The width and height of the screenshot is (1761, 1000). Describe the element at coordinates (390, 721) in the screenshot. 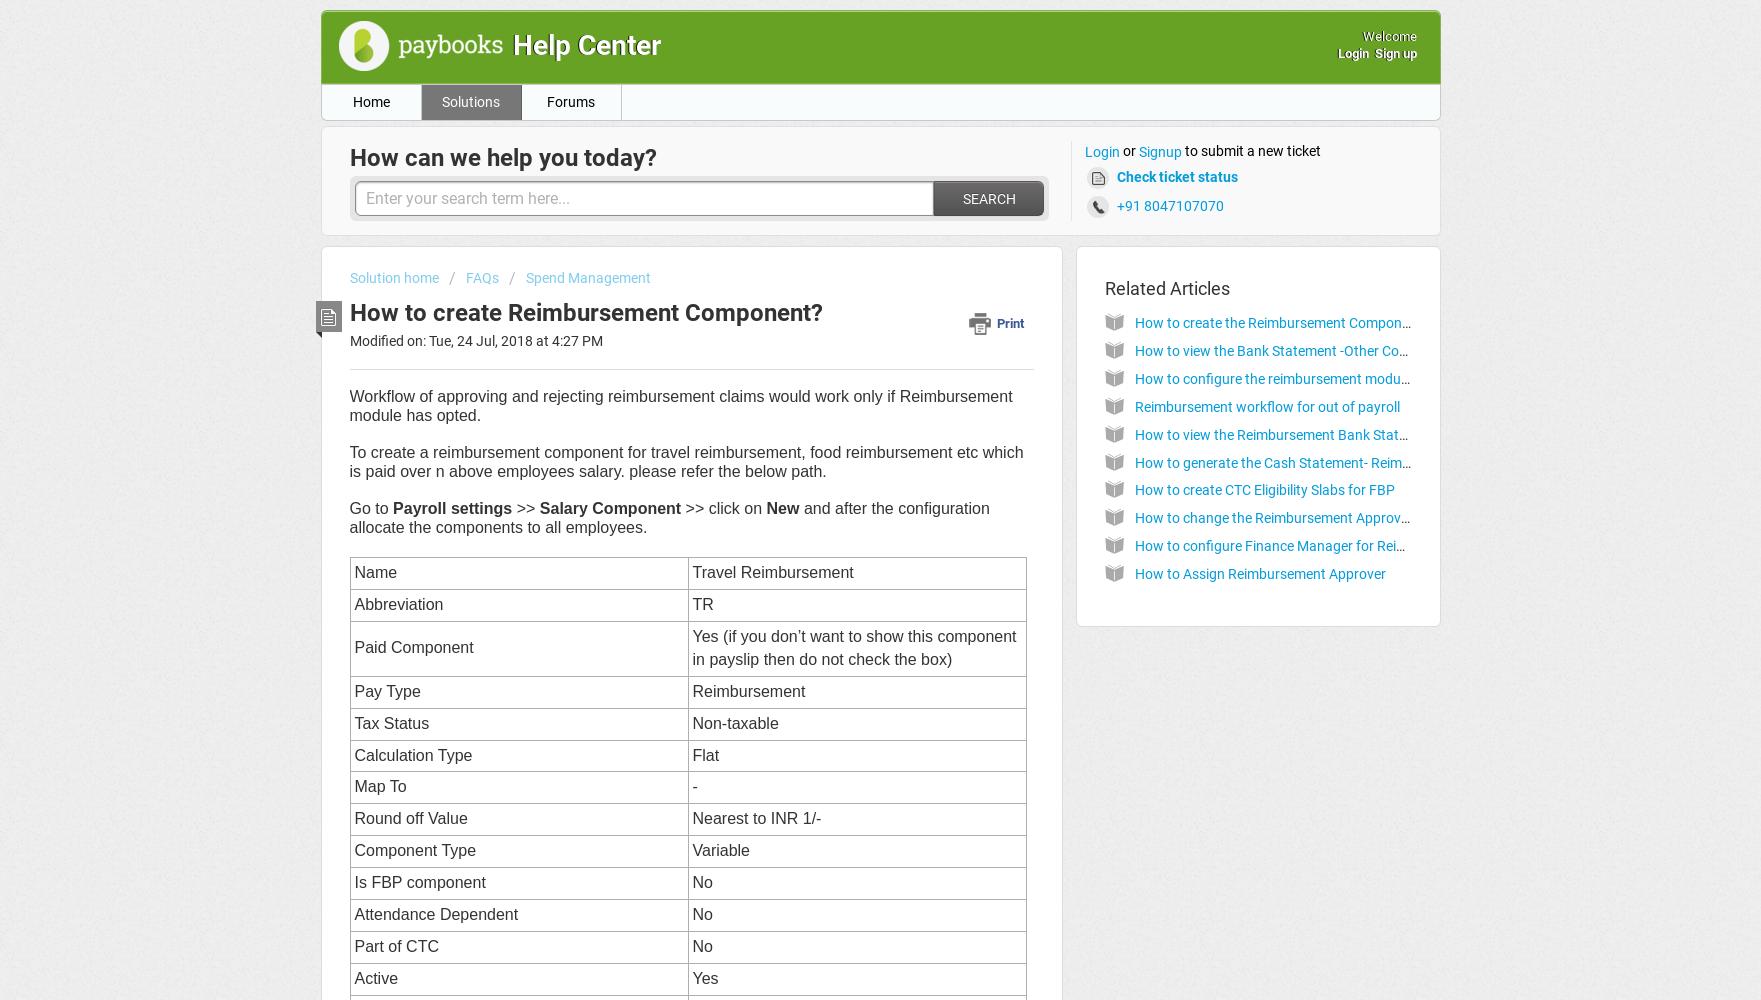

I see `'Tax Status'` at that location.